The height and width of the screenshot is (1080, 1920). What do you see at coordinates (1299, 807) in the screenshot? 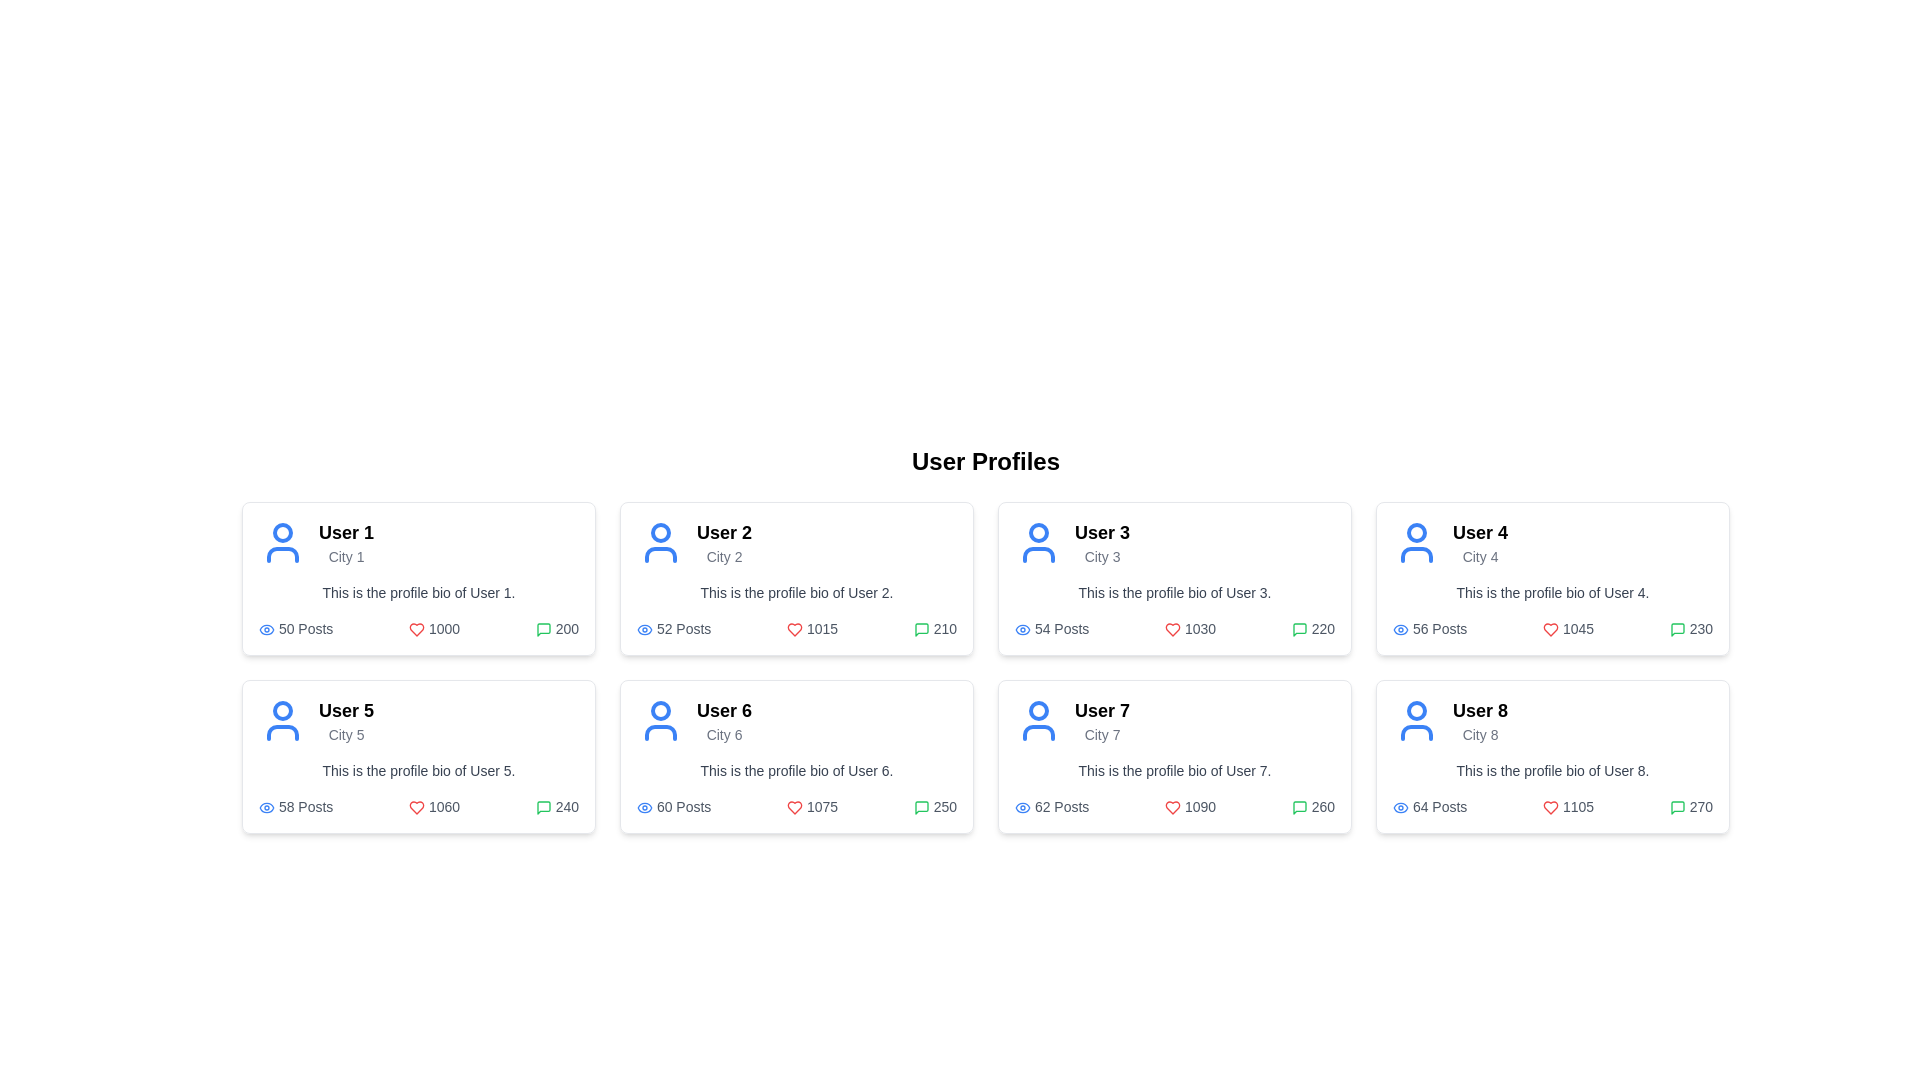
I see `the comments icon located in the bottom right corner of the 'User 7' profile card, adjacent to the text '260'` at bounding box center [1299, 807].